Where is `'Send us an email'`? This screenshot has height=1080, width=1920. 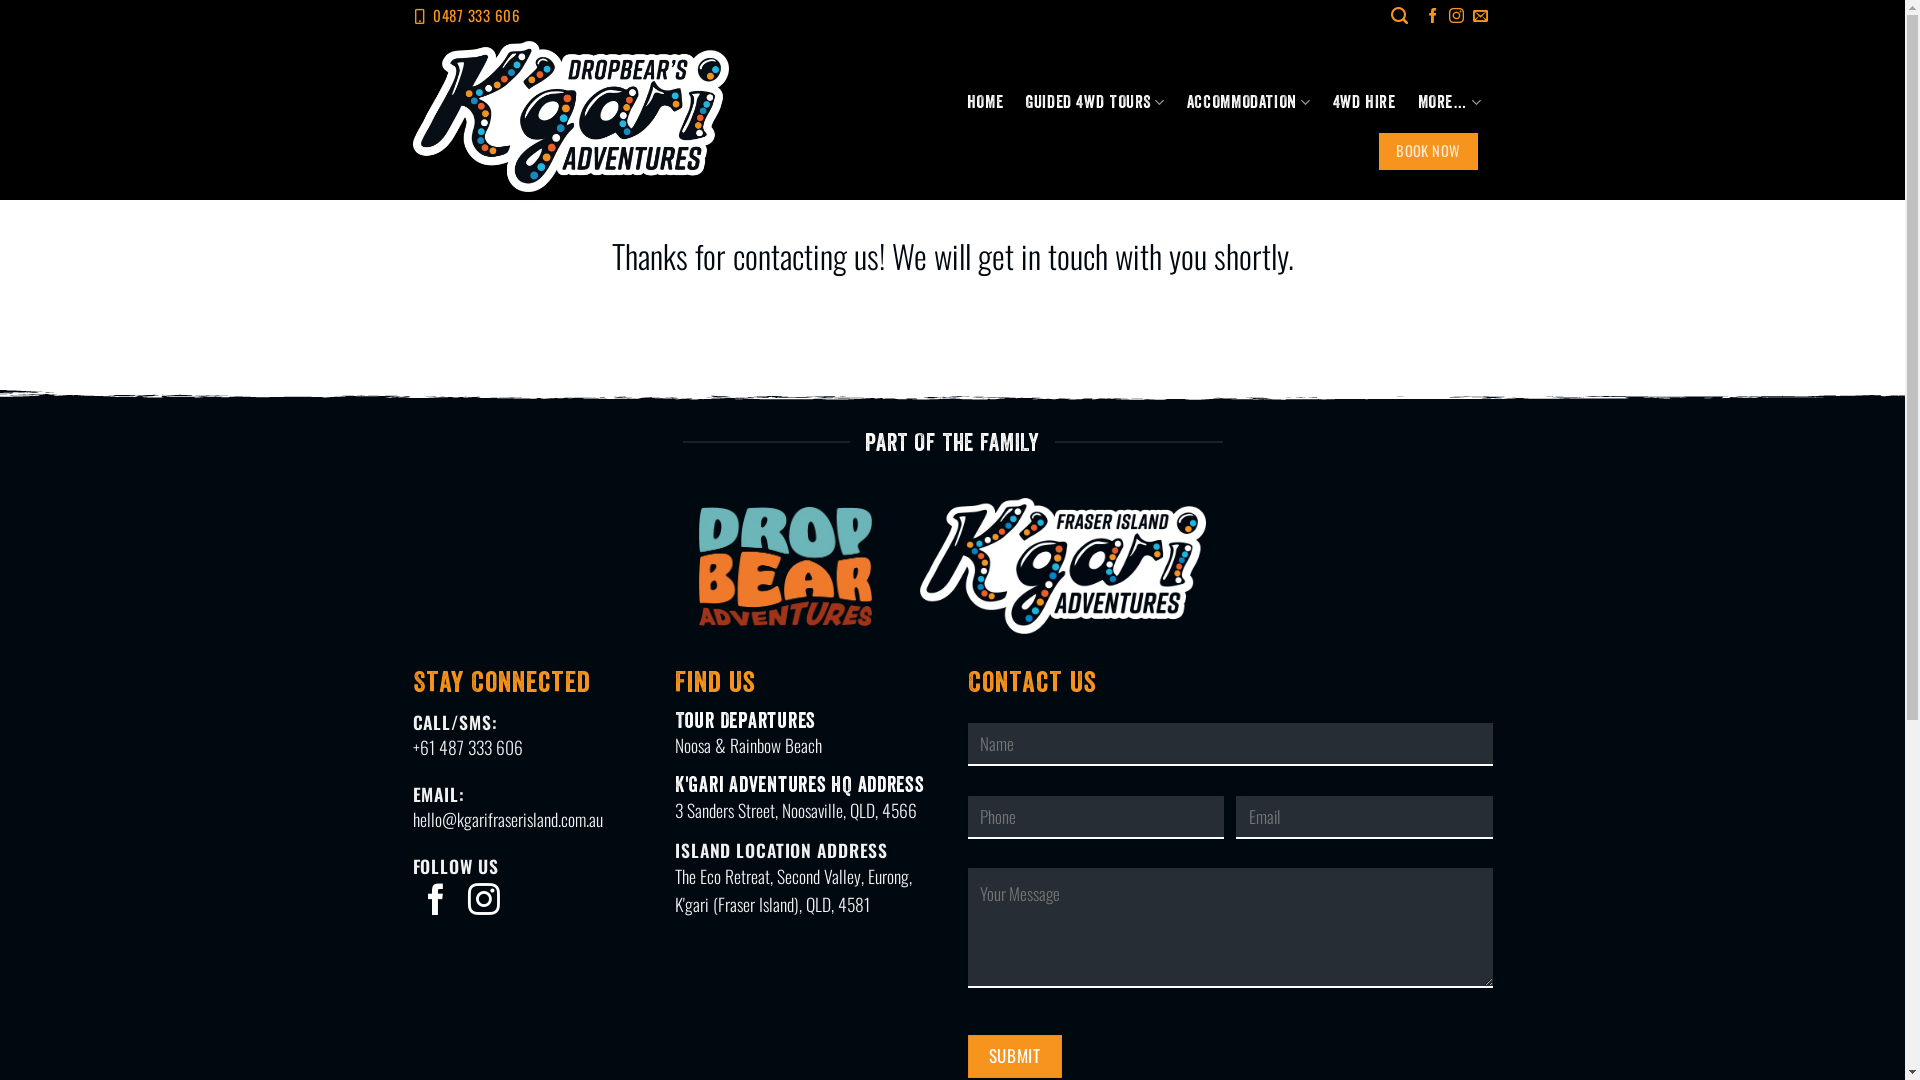
'Send us an email' is located at coordinates (1480, 16).